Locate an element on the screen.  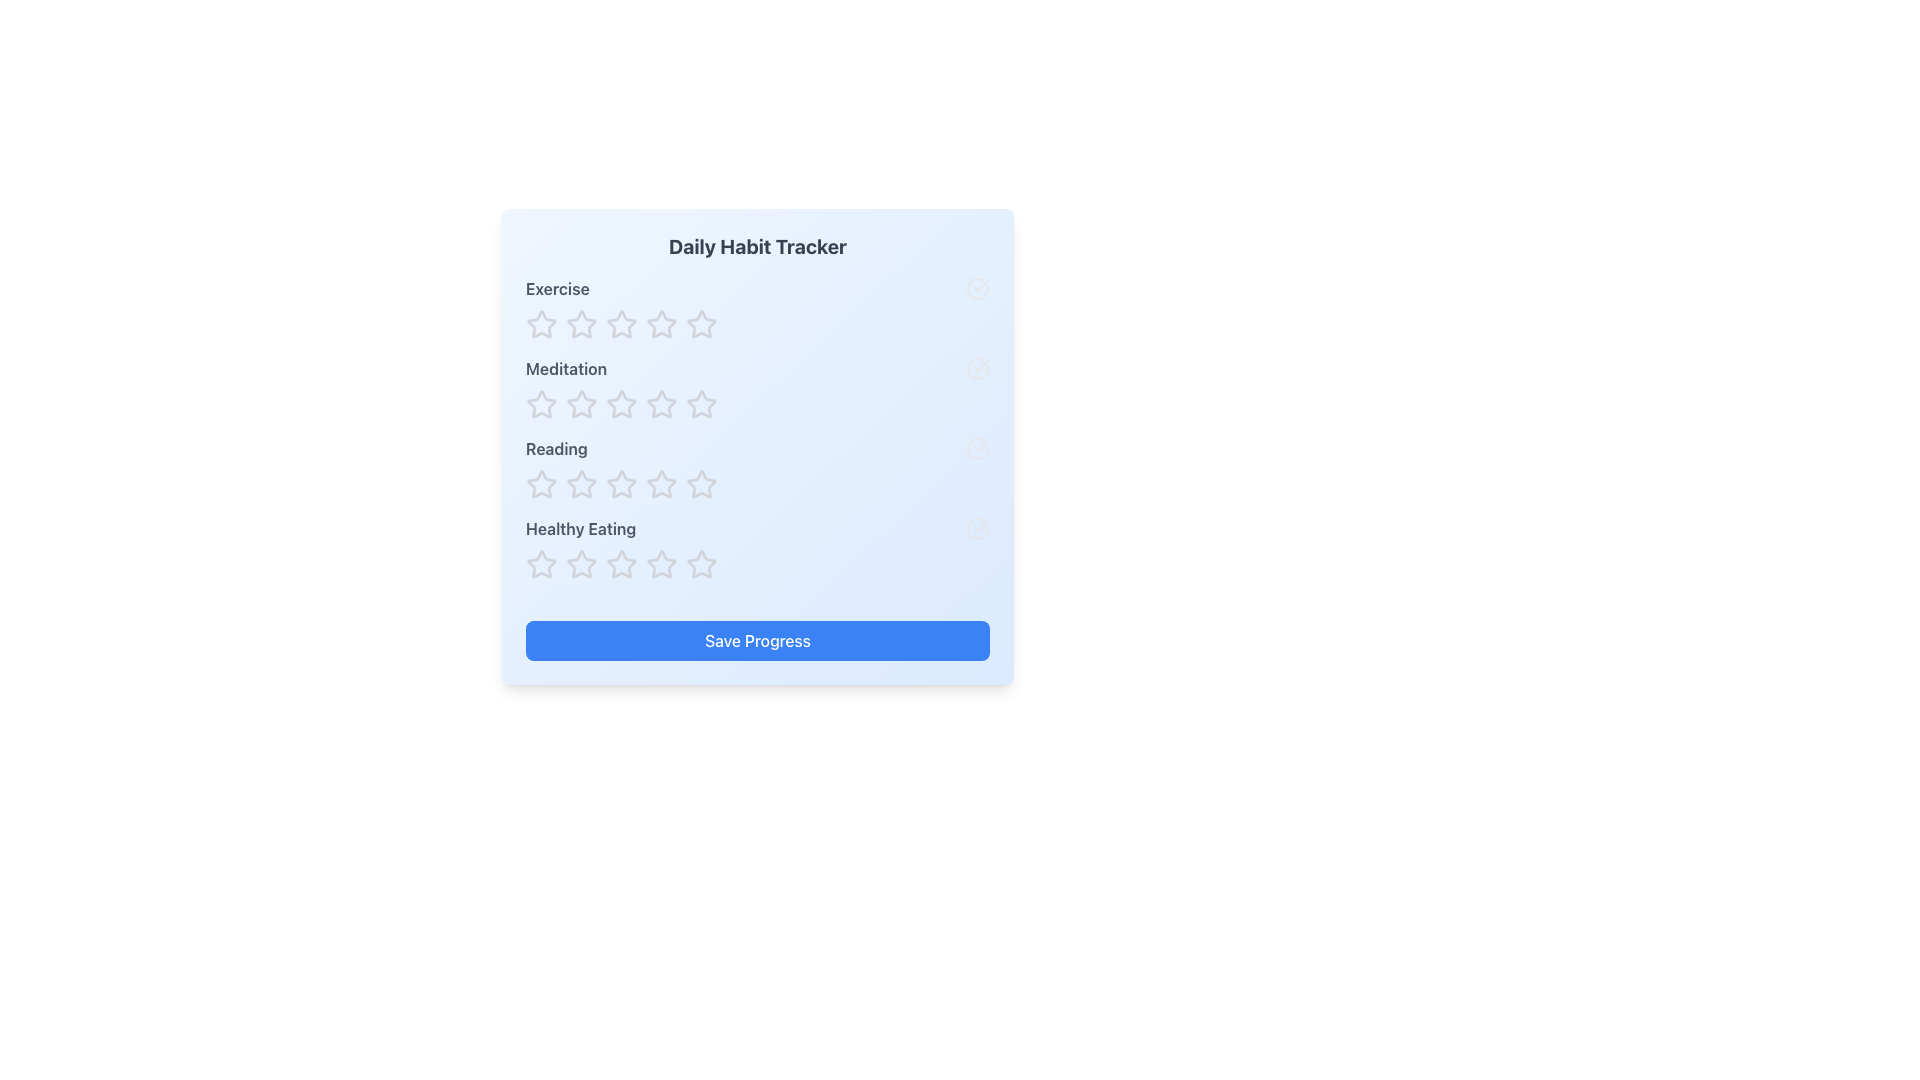
across the row of star icons in the Rating component under the 'Exercise' label is located at coordinates (757, 323).